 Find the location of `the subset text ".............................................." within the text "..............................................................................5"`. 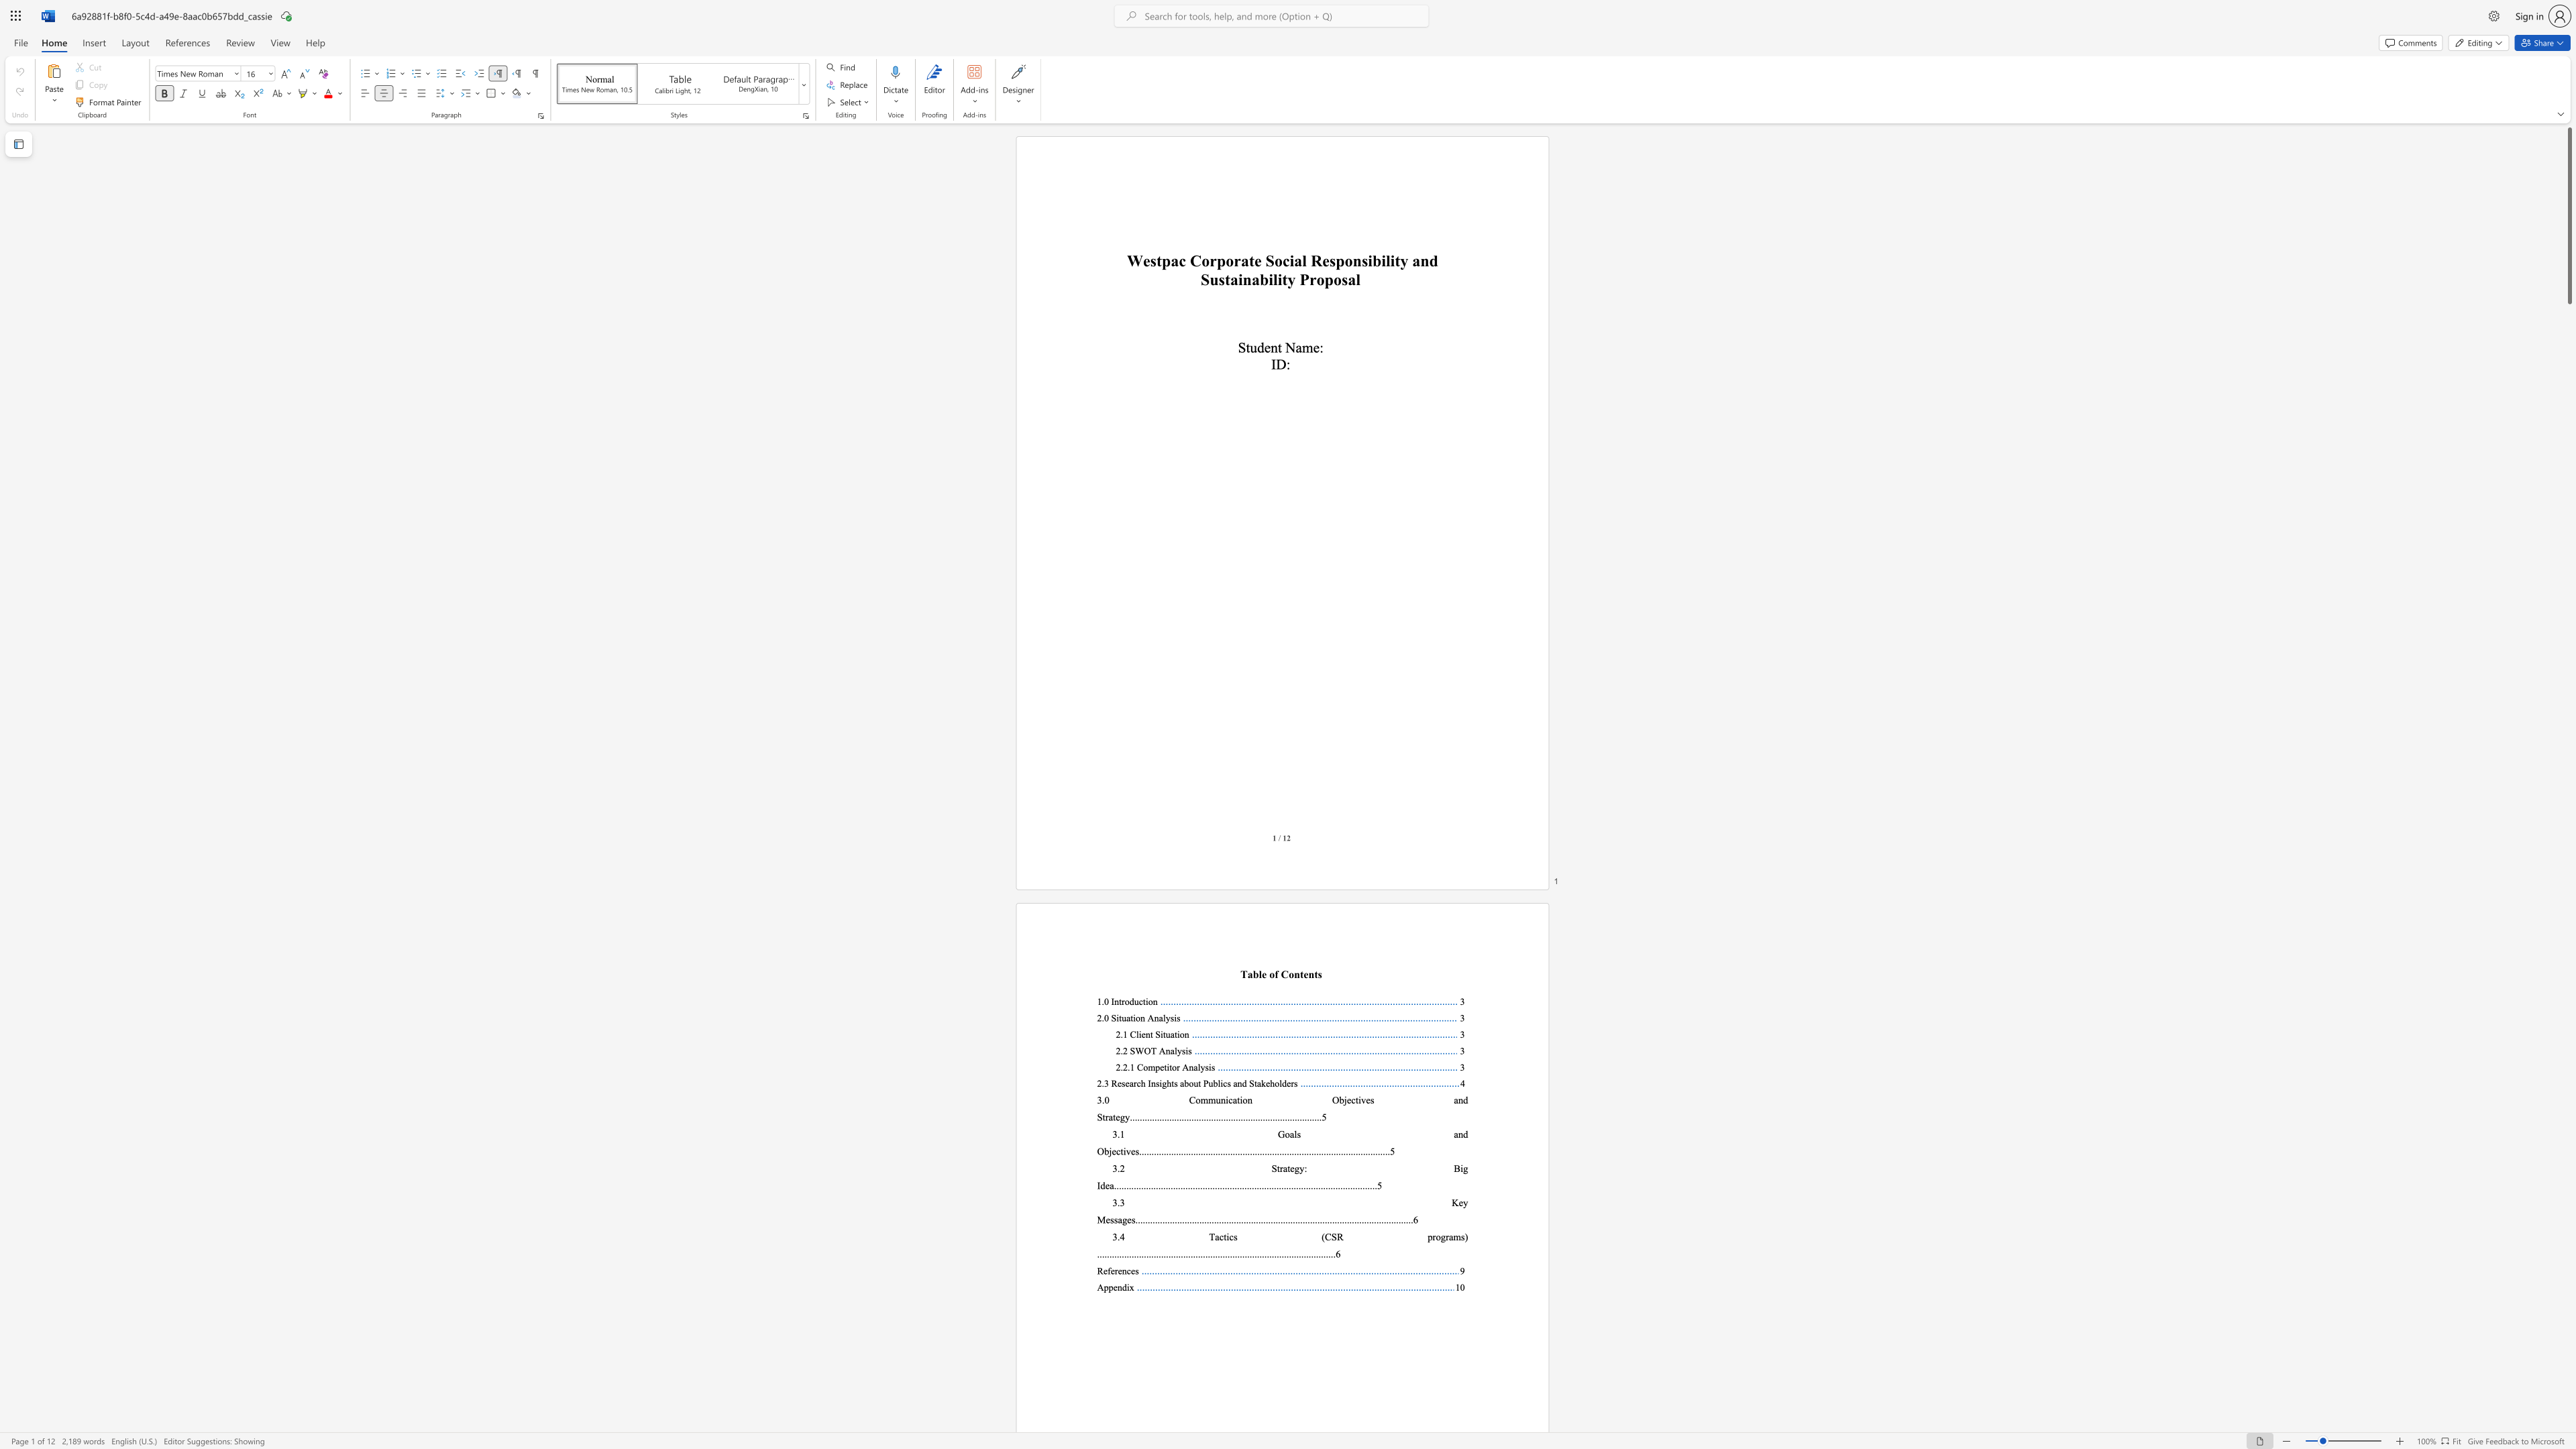

the subset text ".............................................." within the text "..............................................................................5" is located at coordinates (1156, 1117).